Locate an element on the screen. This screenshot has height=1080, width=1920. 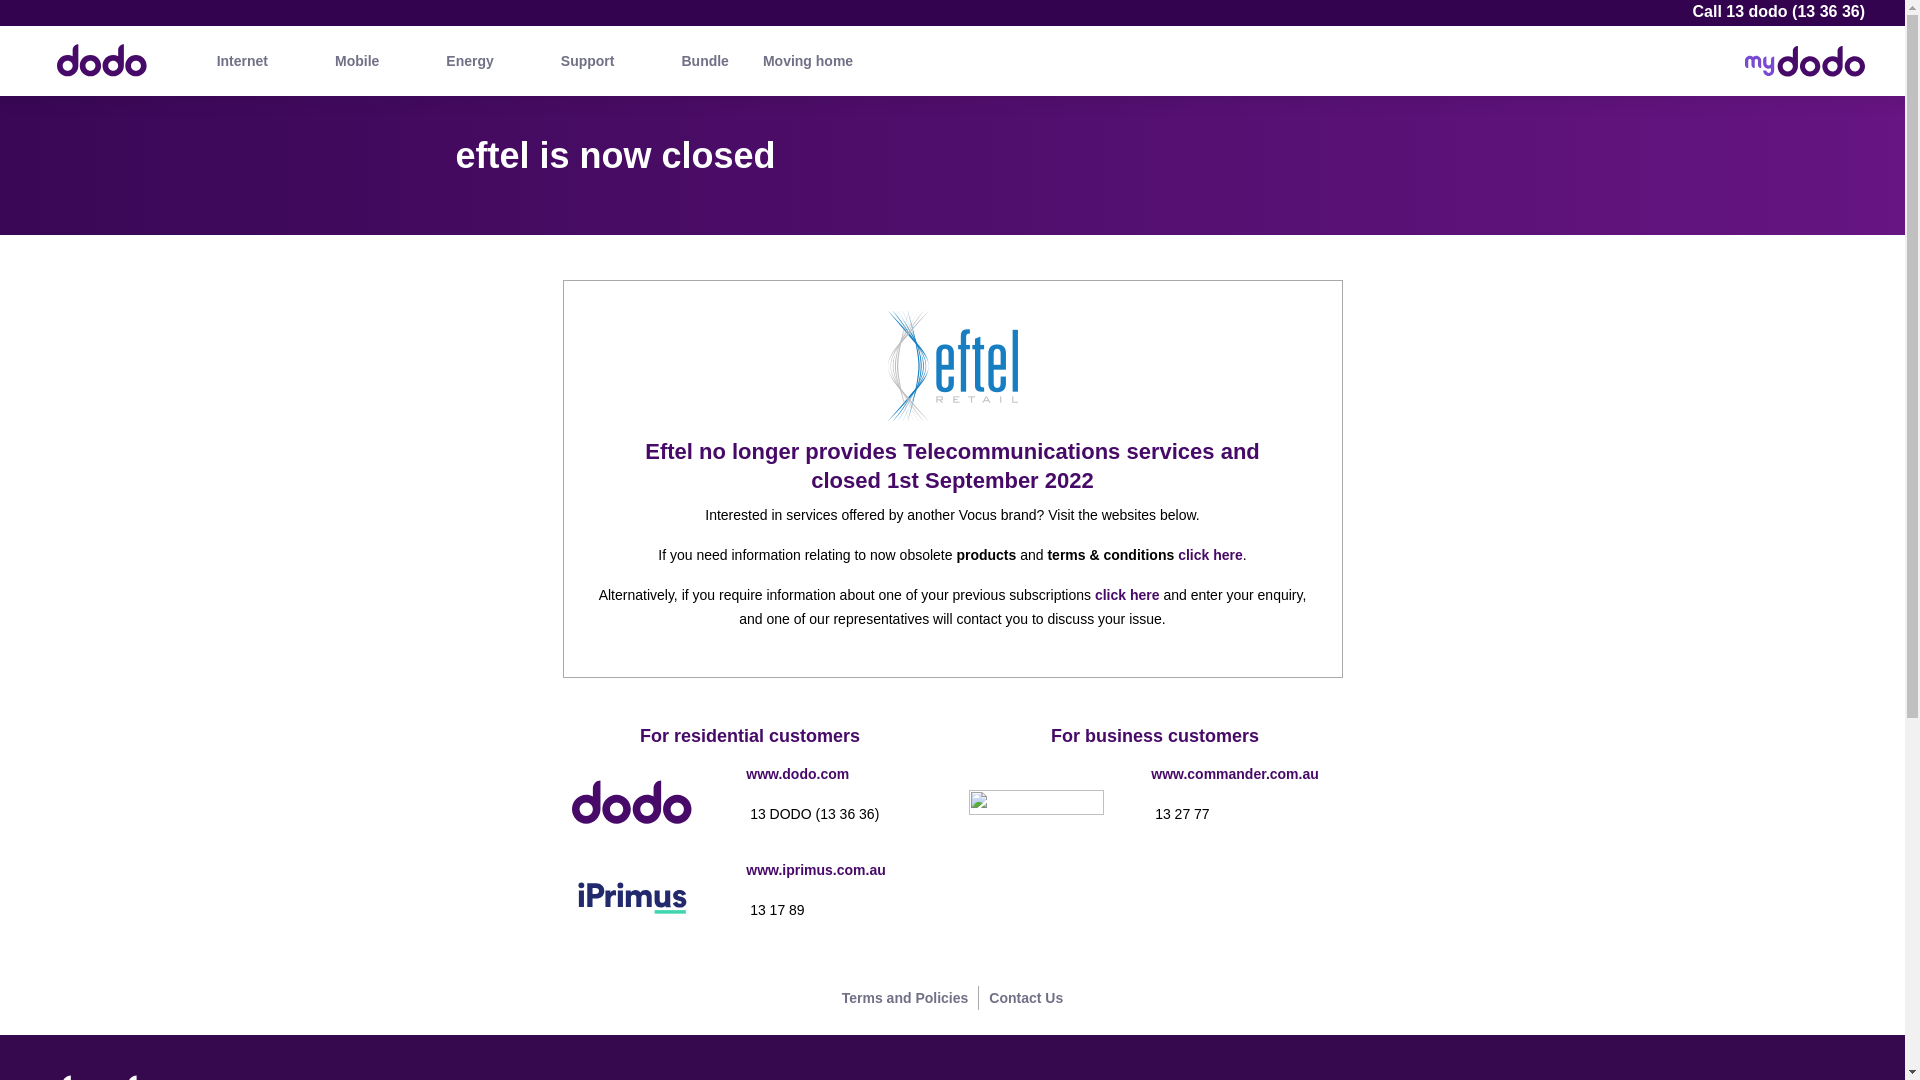
'Home' is located at coordinates (35, 50).